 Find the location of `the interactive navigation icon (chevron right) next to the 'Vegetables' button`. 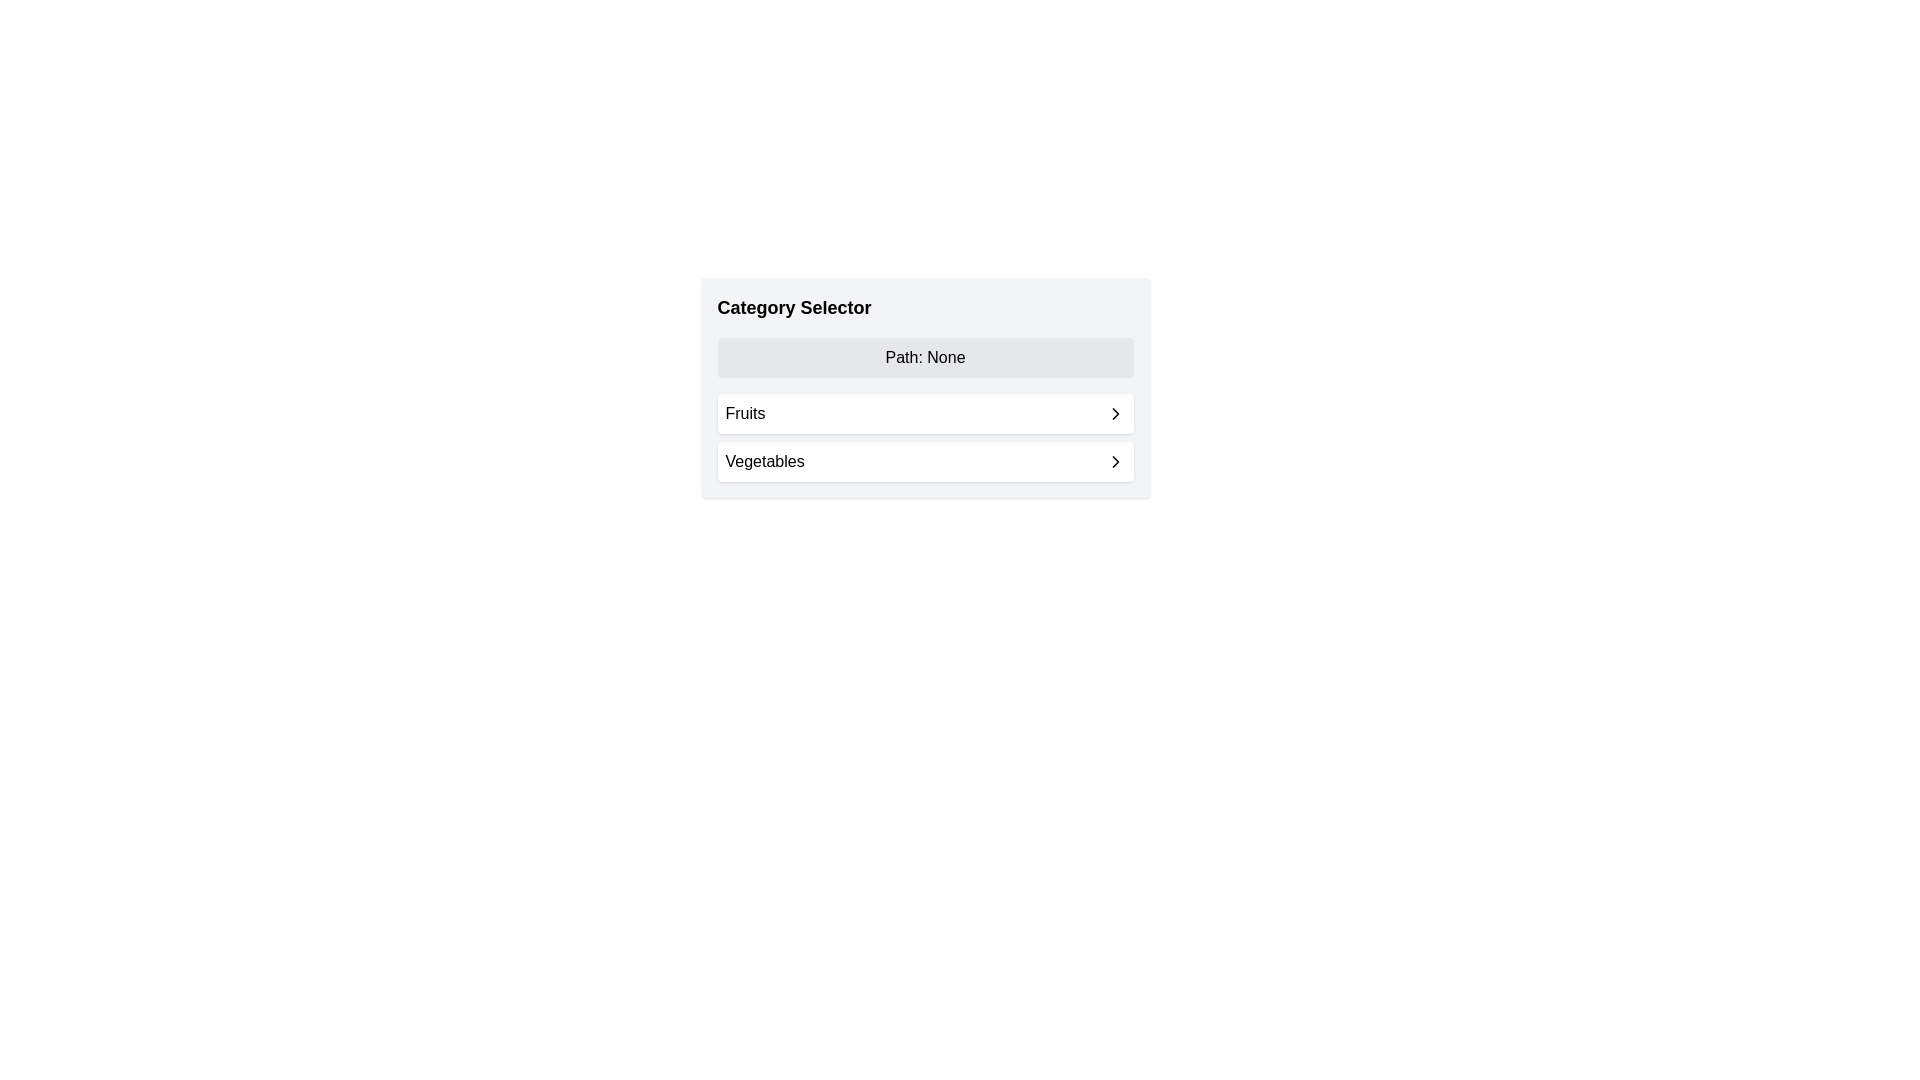

the interactive navigation icon (chevron right) next to the 'Vegetables' button is located at coordinates (1114, 462).